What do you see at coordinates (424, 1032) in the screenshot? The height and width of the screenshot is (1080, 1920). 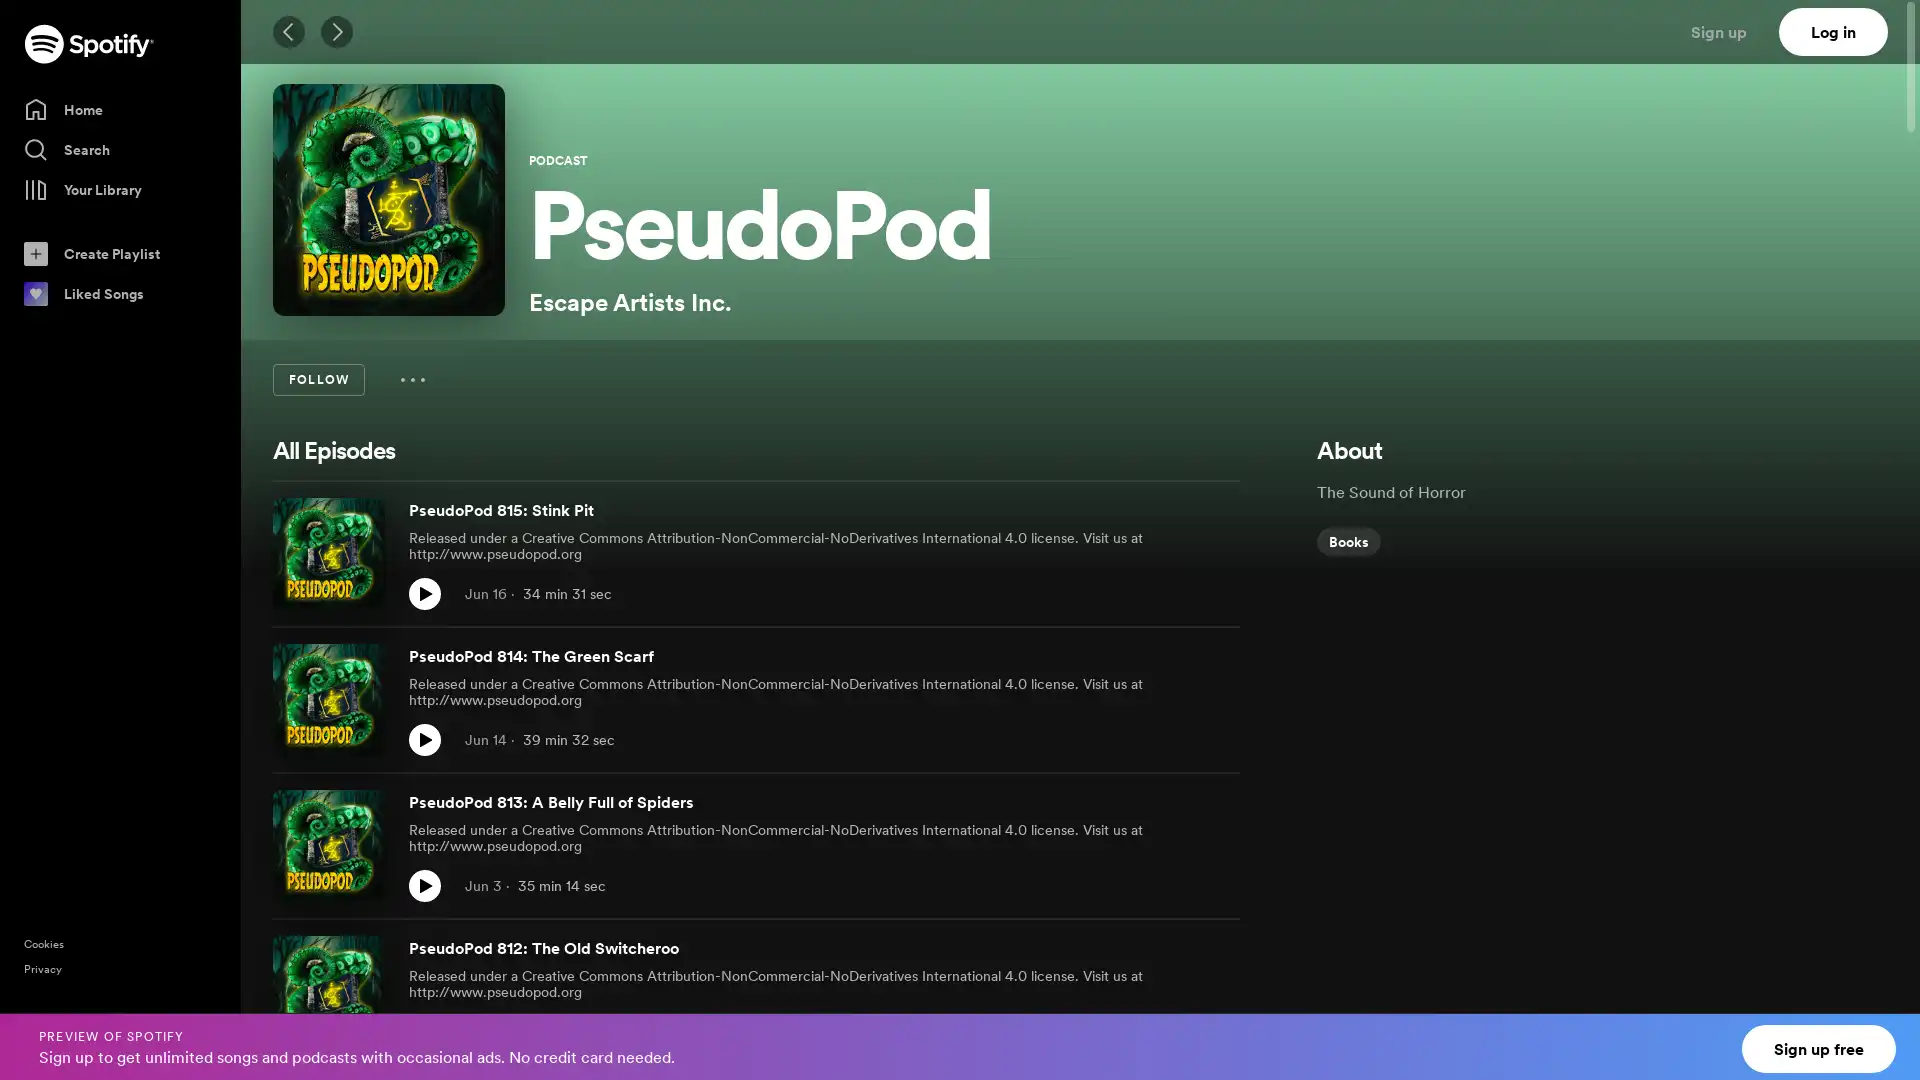 I see `Play PseudoPod 812: The Old Switcheroo by PseudoPod` at bounding box center [424, 1032].